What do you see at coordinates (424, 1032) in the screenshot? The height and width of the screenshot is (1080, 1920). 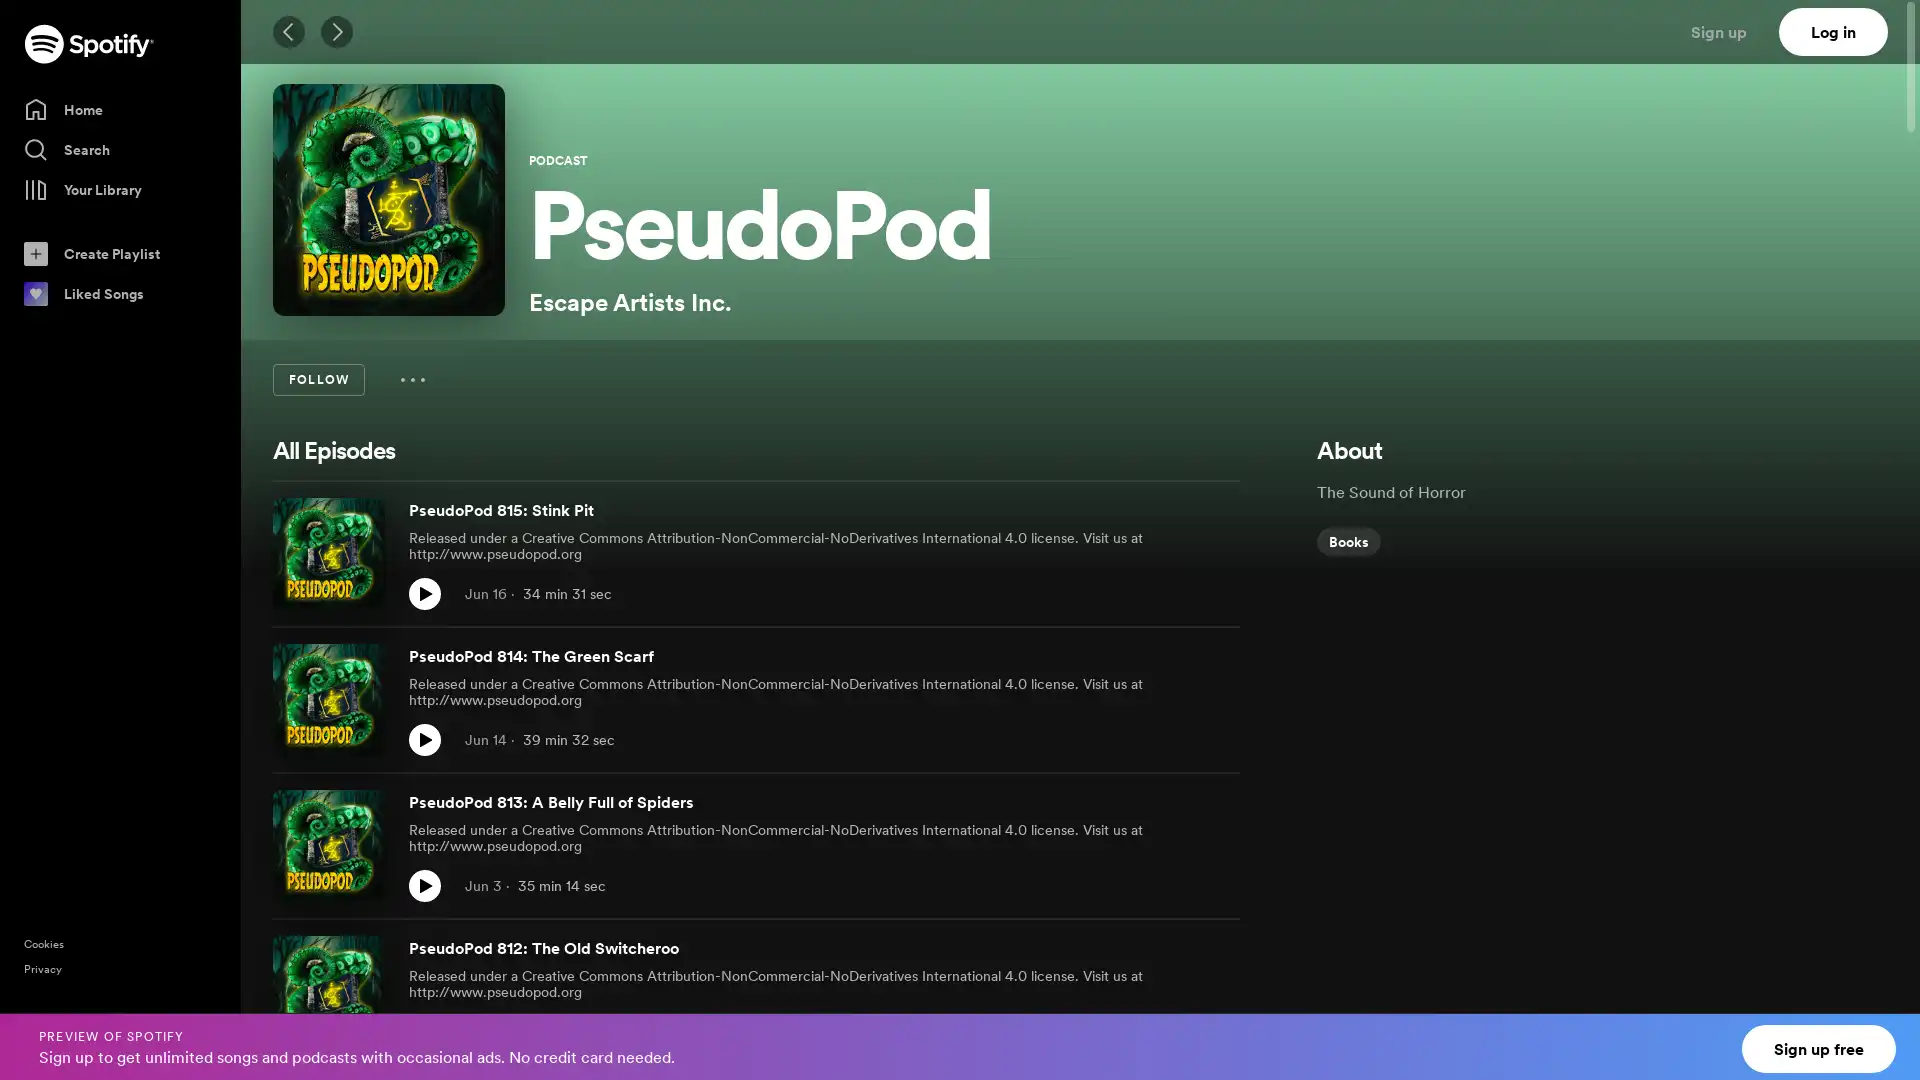 I see `Play PseudoPod 812: The Old Switcheroo by PseudoPod` at bounding box center [424, 1032].